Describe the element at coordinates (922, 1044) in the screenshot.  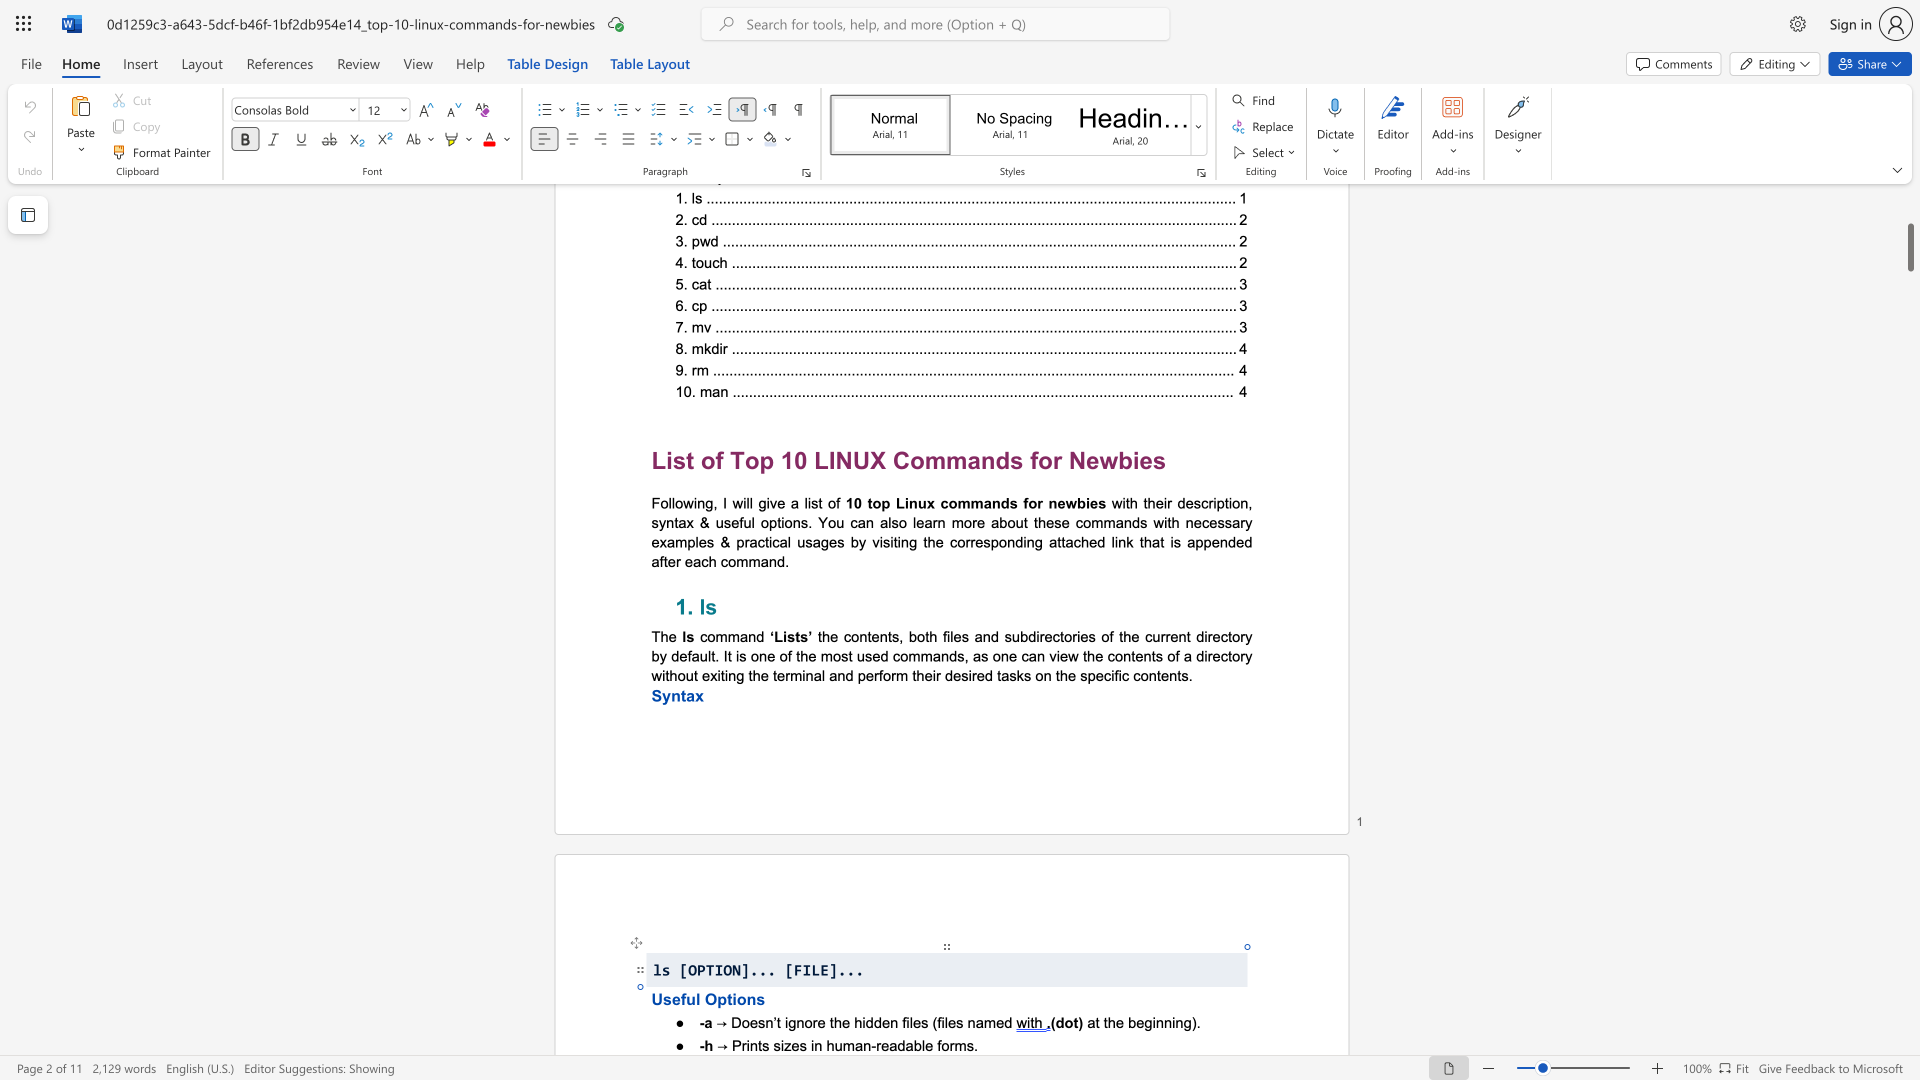
I see `the 1th character "l" in the text` at that location.